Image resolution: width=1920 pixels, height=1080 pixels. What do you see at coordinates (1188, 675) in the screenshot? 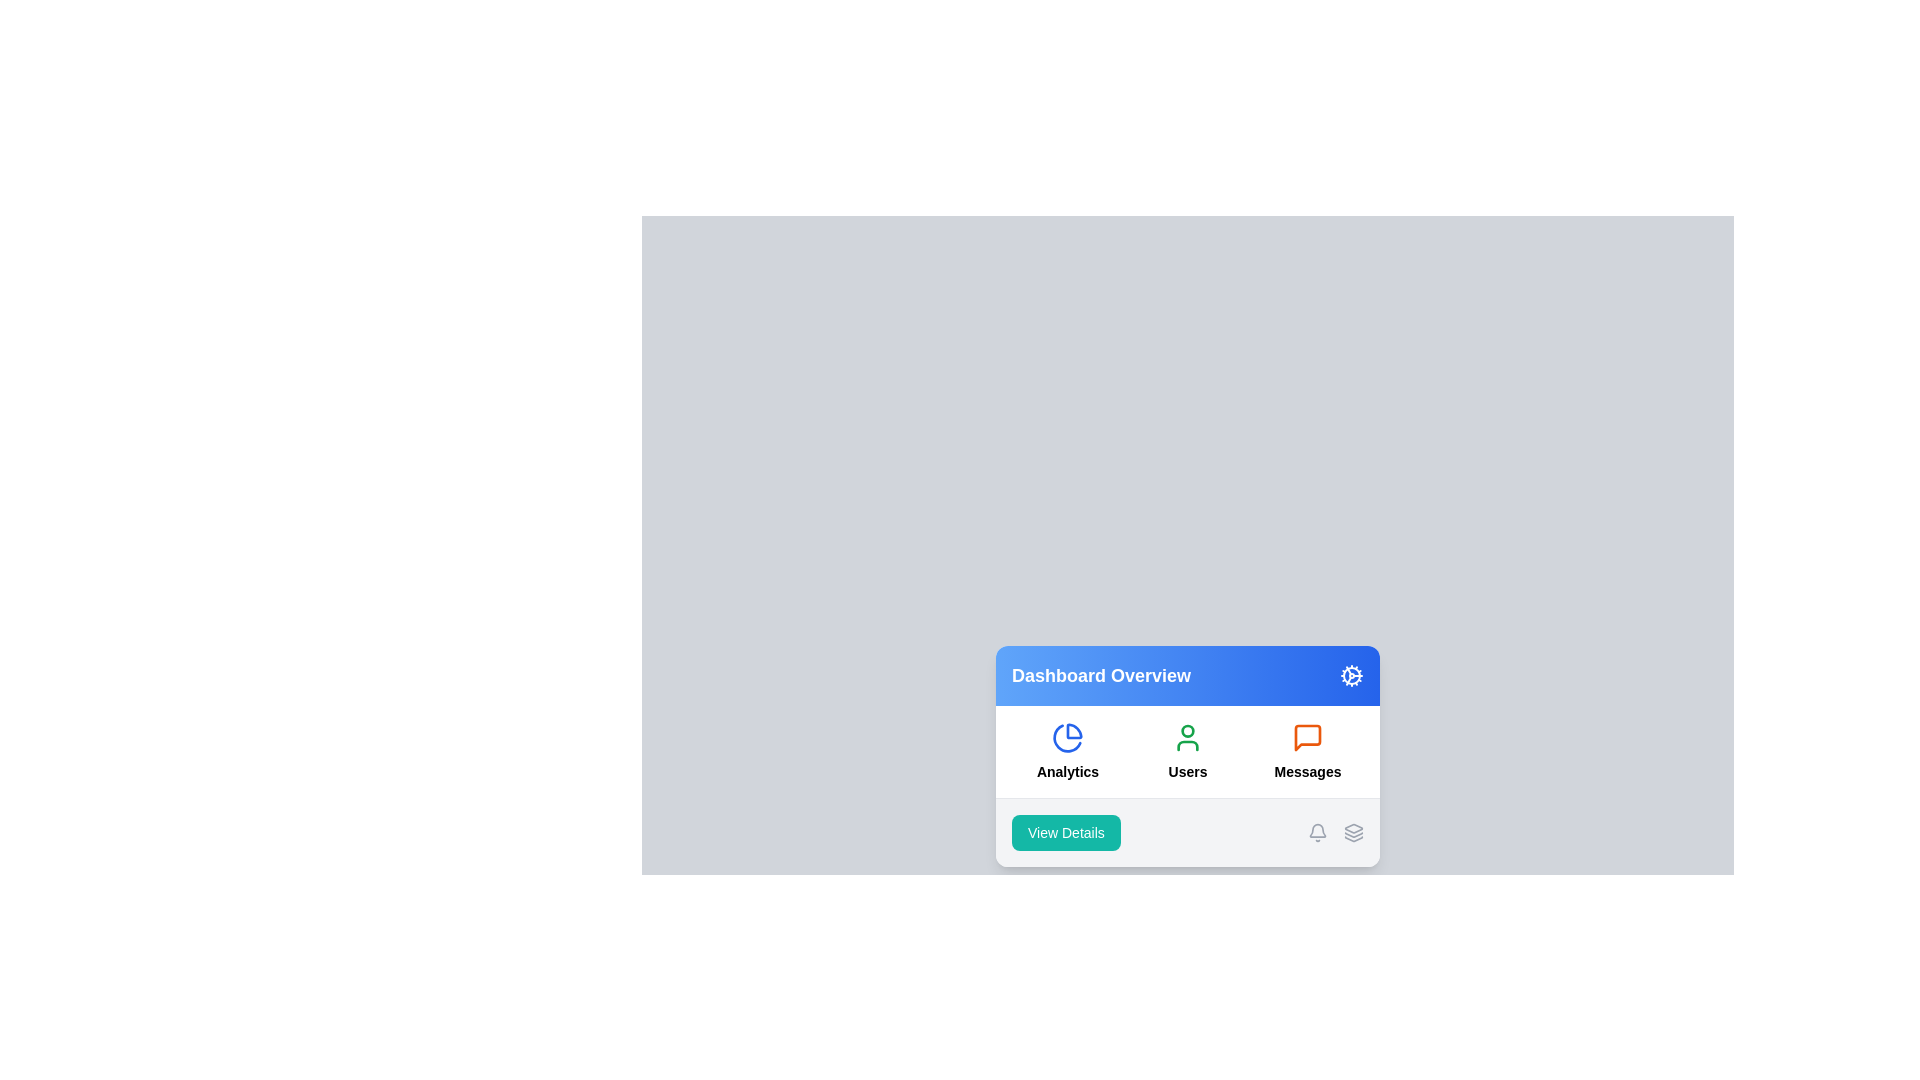
I see `the 'Dashboard Overview' text label with a gear icon located in the header of the card-like section at the top of the user interface` at bounding box center [1188, 675].